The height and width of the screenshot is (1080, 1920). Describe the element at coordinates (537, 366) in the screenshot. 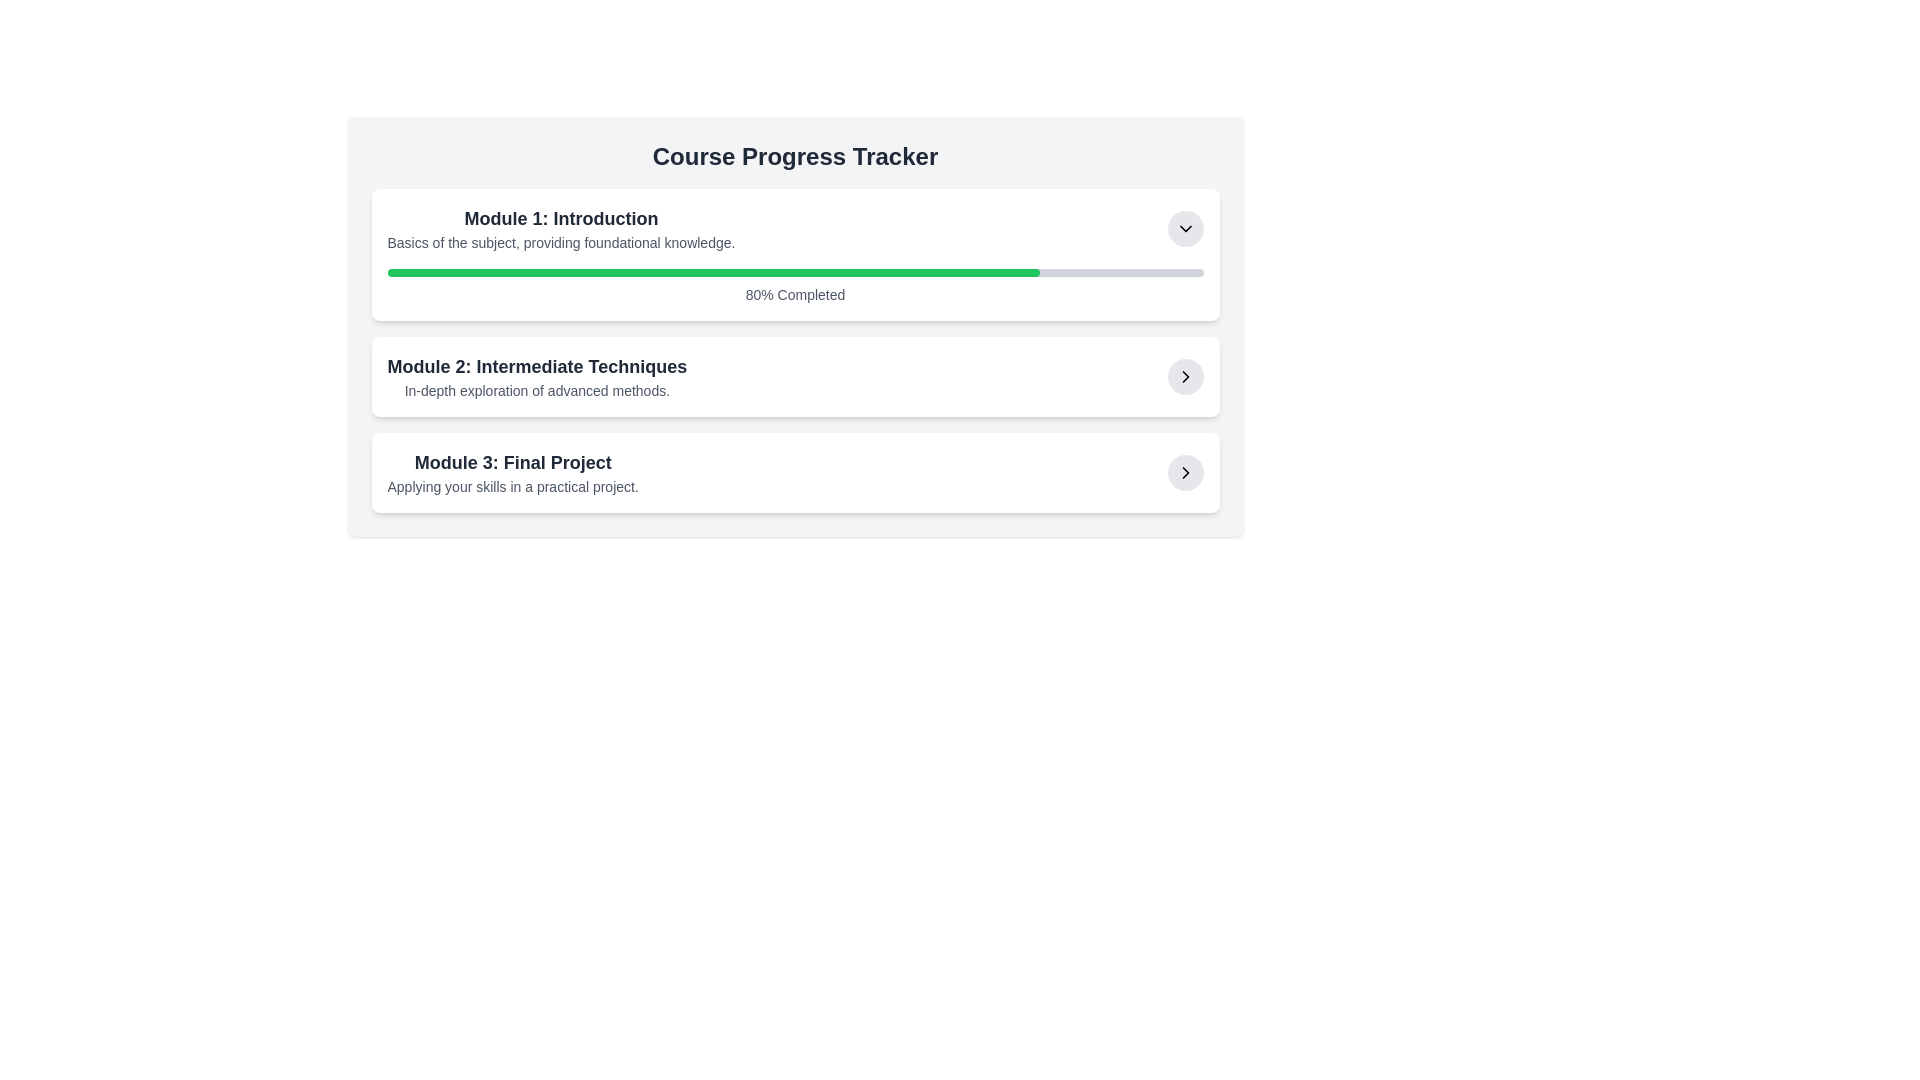

I see `the text label displaying the title of the second module in the course progress tracker by clicking on it` at that location.